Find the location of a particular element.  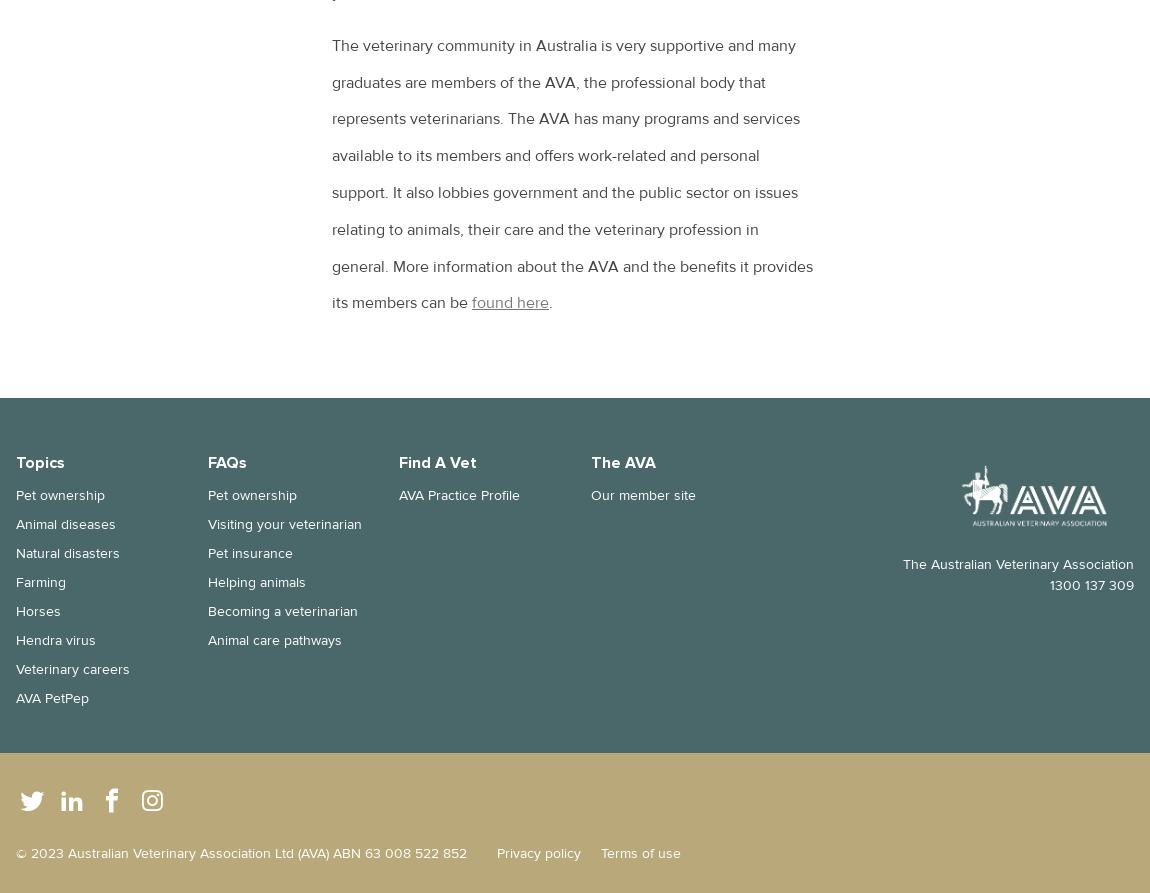

'Animal care pathways' is located at coordinates (273, 640).